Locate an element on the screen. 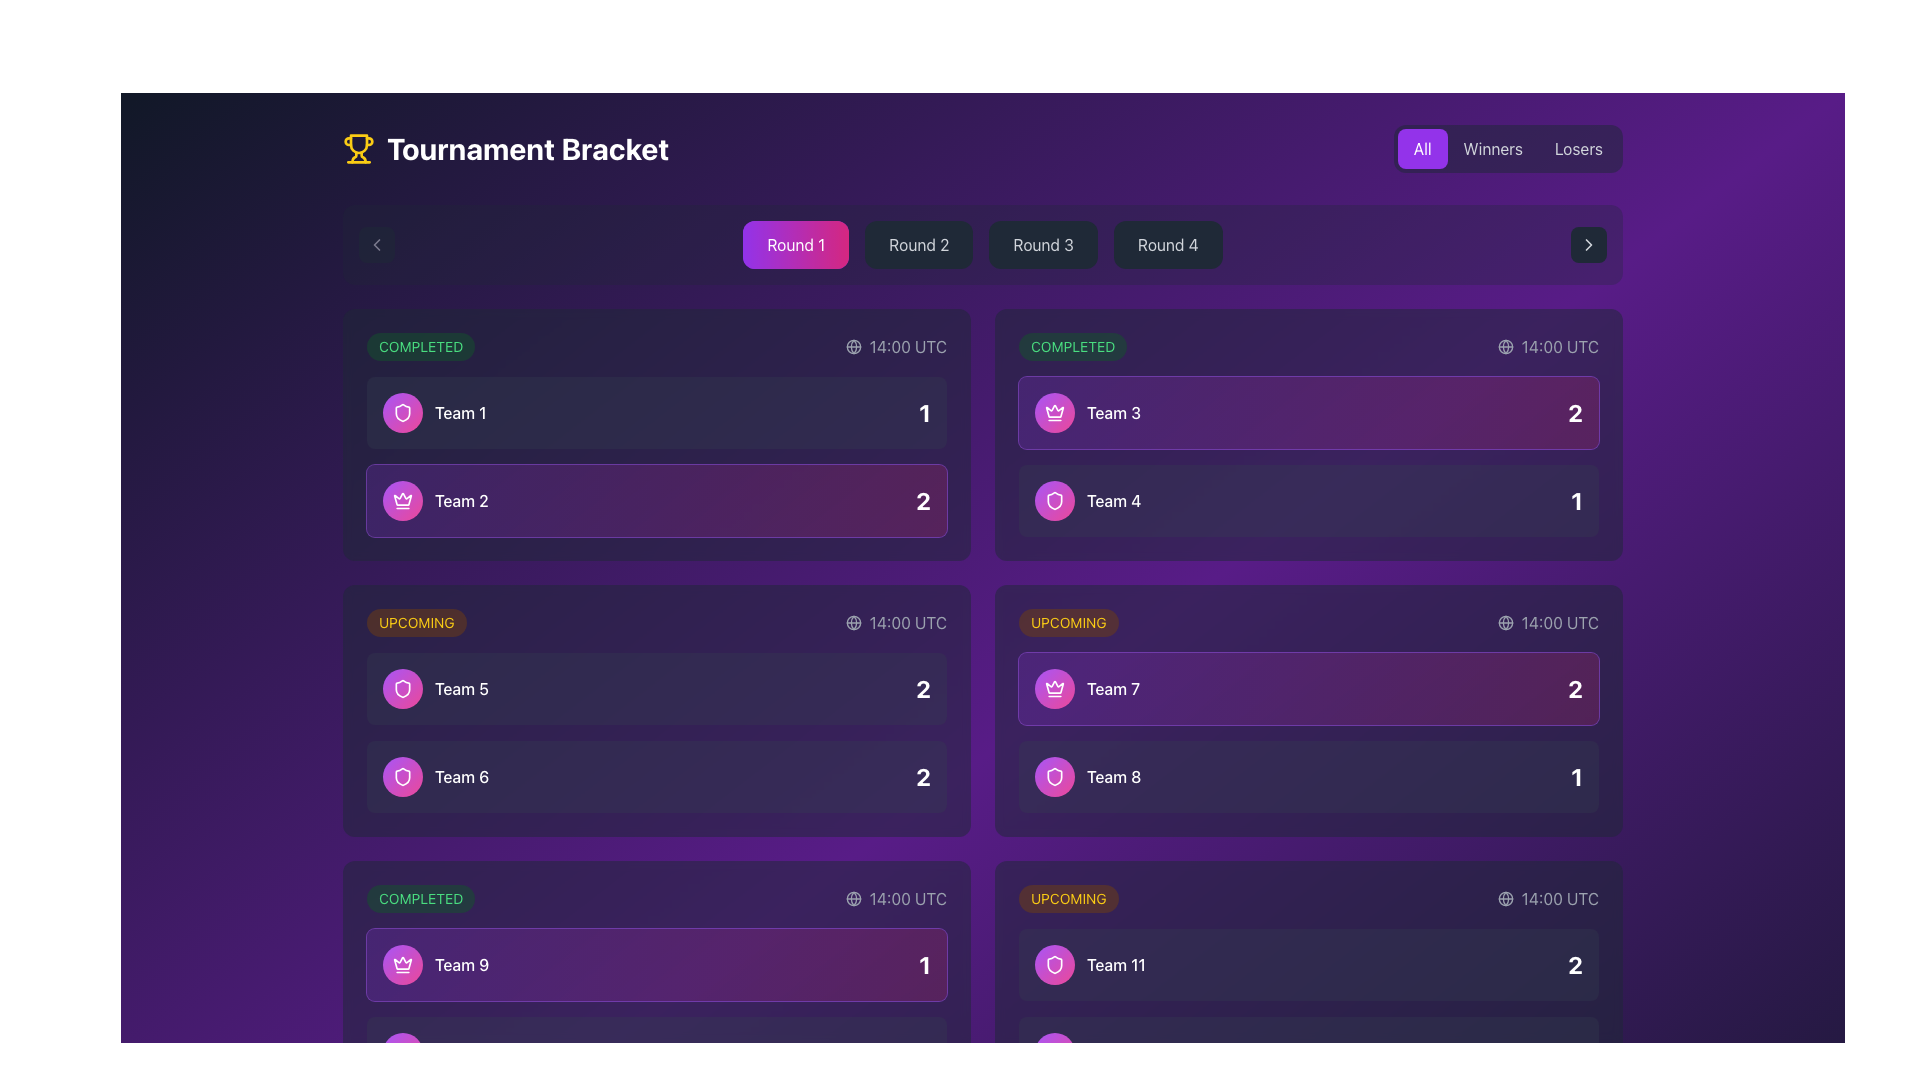 The image size is (1920, 1080). static text label that indicates the scheduled time for the event associated with the match, located near a globe icon is located at coordinates (1559, 622).